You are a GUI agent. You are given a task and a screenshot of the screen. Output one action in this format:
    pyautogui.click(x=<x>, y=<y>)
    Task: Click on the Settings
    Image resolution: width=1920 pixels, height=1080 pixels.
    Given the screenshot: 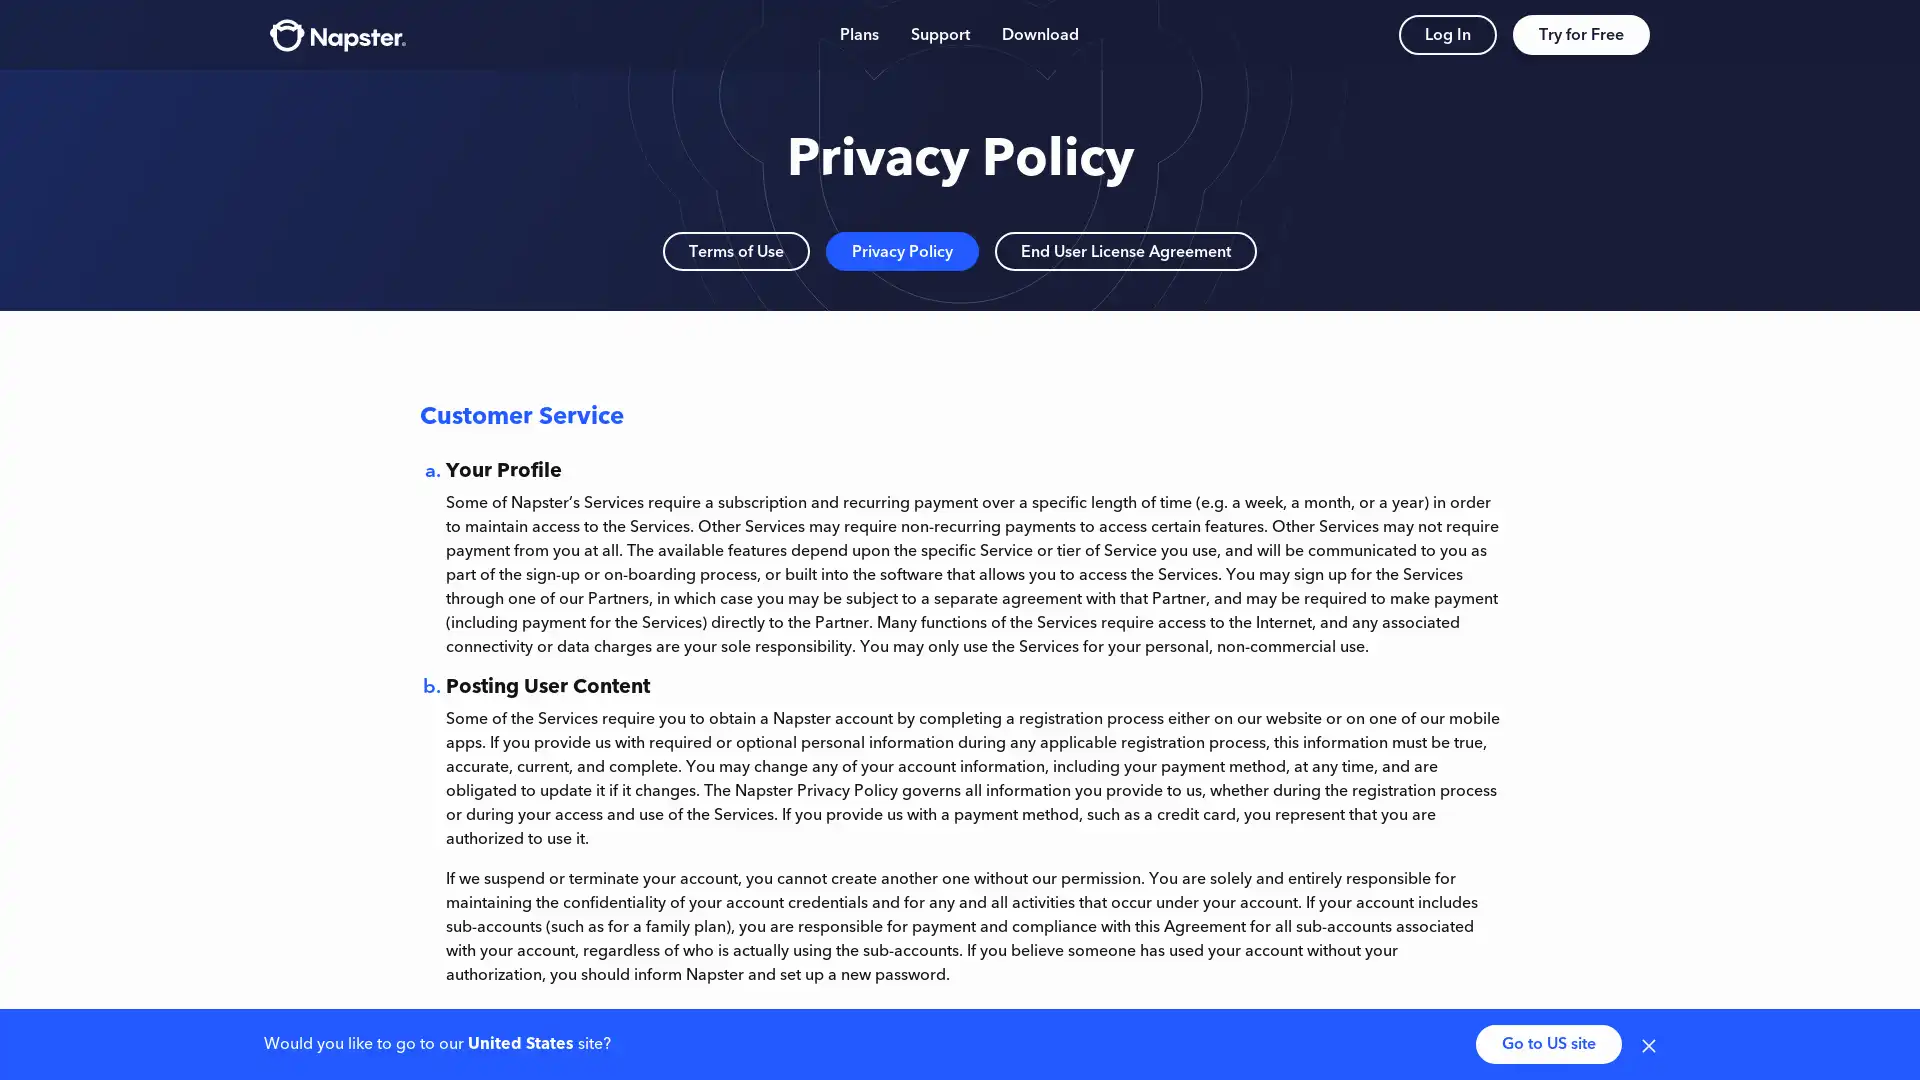 What is the action you would take?
    pyautogui.click(x=1618, y=919)
    